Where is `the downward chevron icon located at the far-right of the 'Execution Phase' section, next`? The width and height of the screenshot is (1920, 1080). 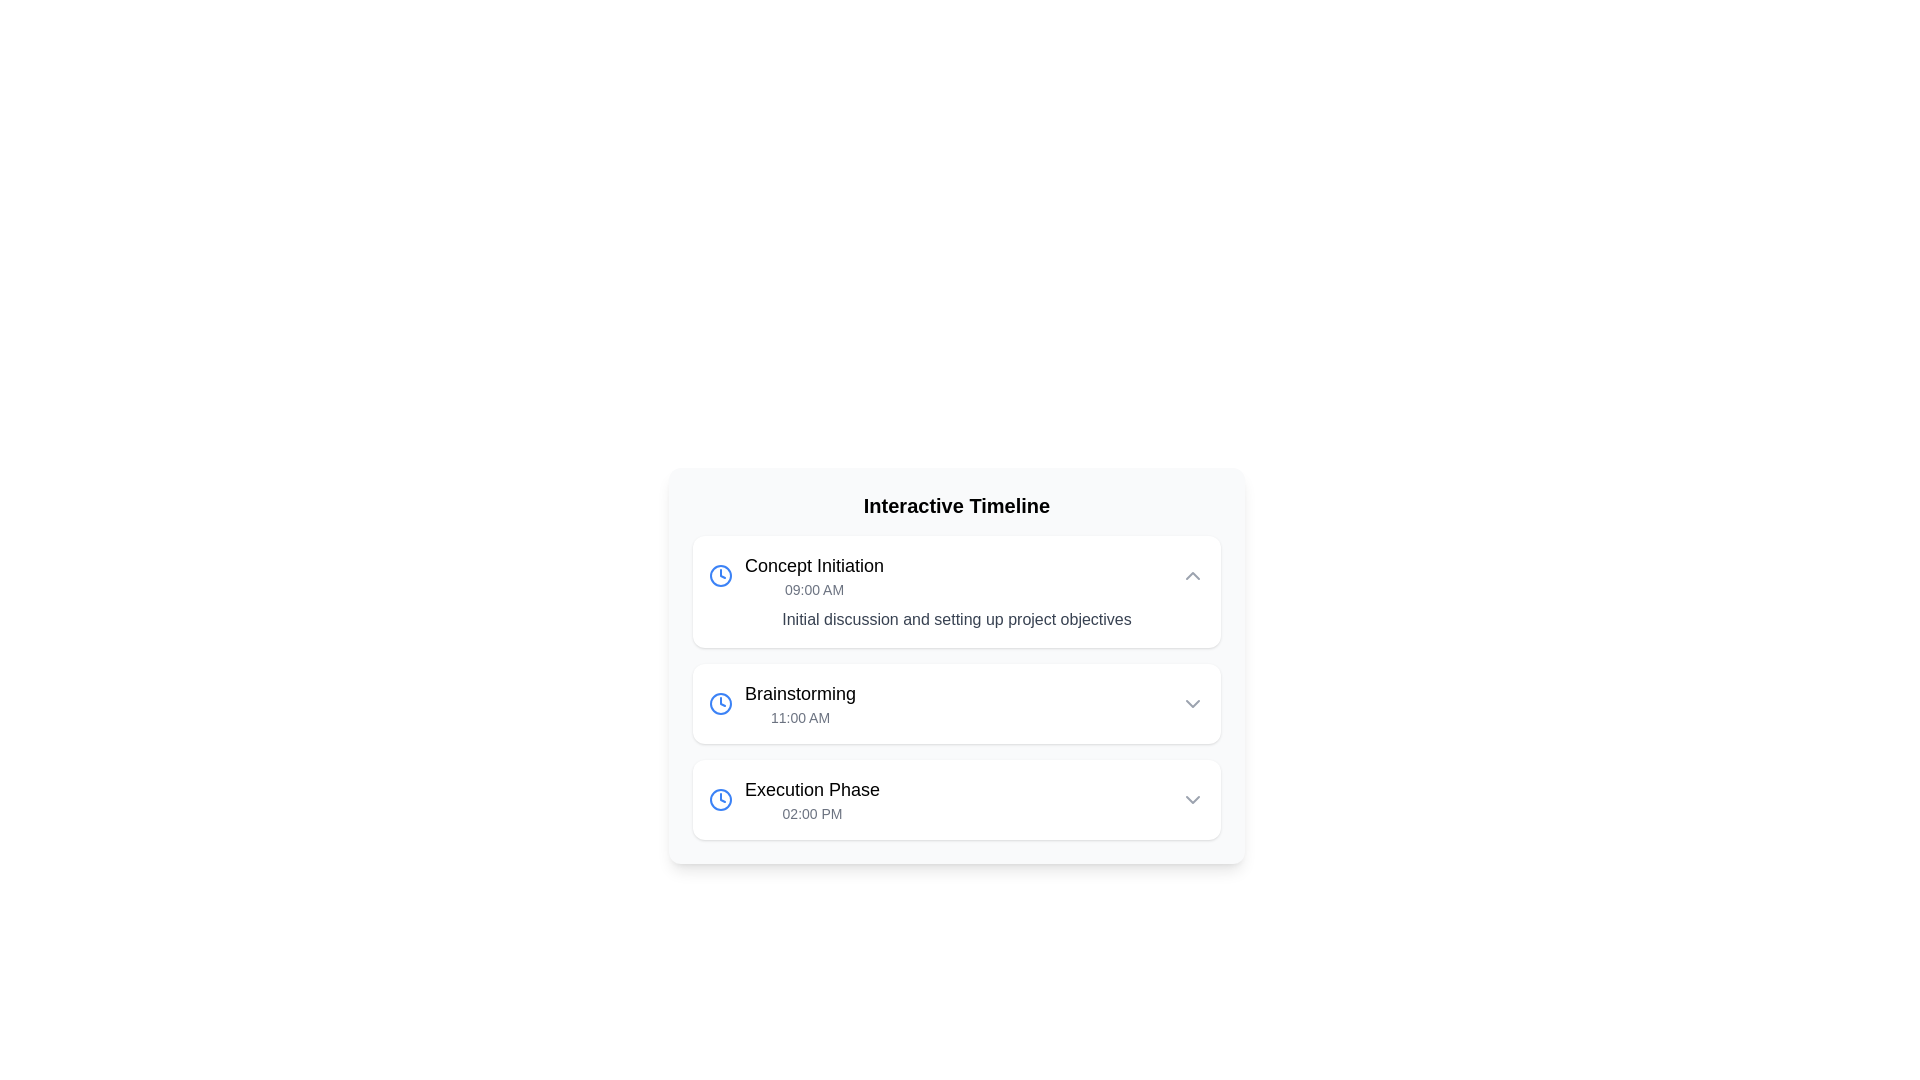
the downward chevron icon located at the far-right of the 'Execution Phase' section, next is located at coordinates (1193, 798).